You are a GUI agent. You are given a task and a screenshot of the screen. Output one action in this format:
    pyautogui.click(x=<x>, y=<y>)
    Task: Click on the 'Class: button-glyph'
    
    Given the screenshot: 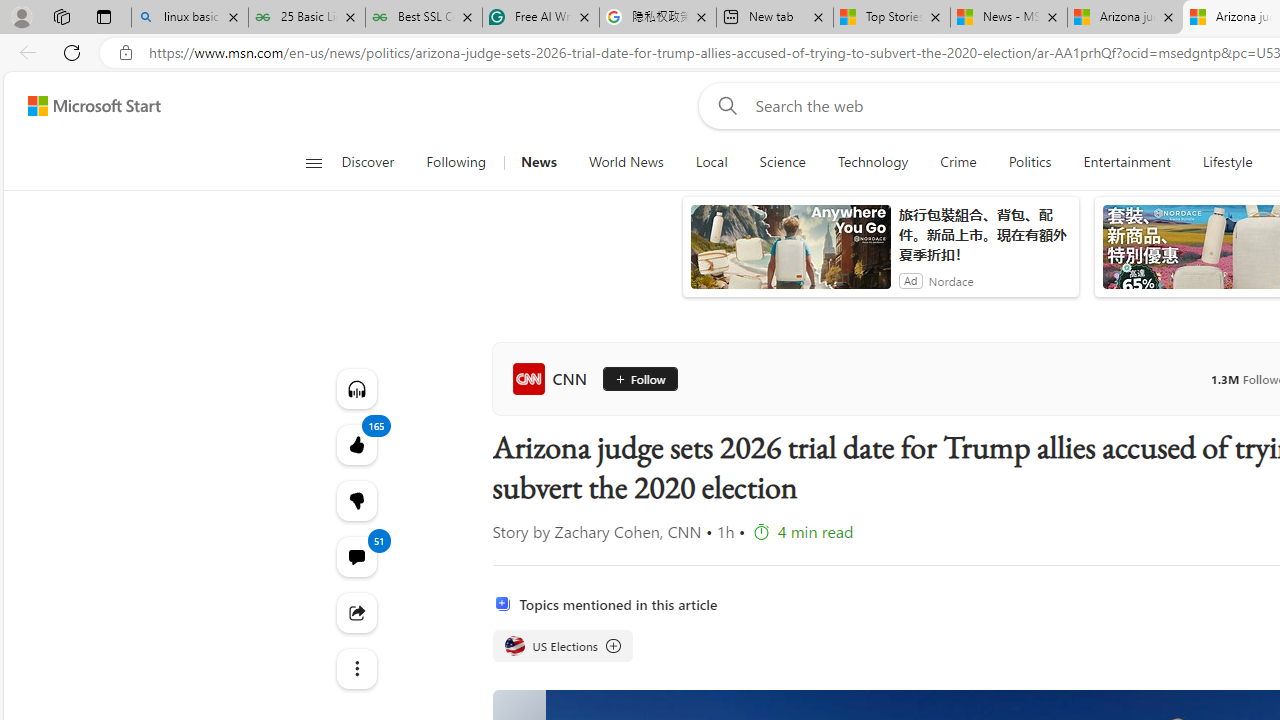 What is the action you would take?
    pyautogui.click(x=312, y=162)
    